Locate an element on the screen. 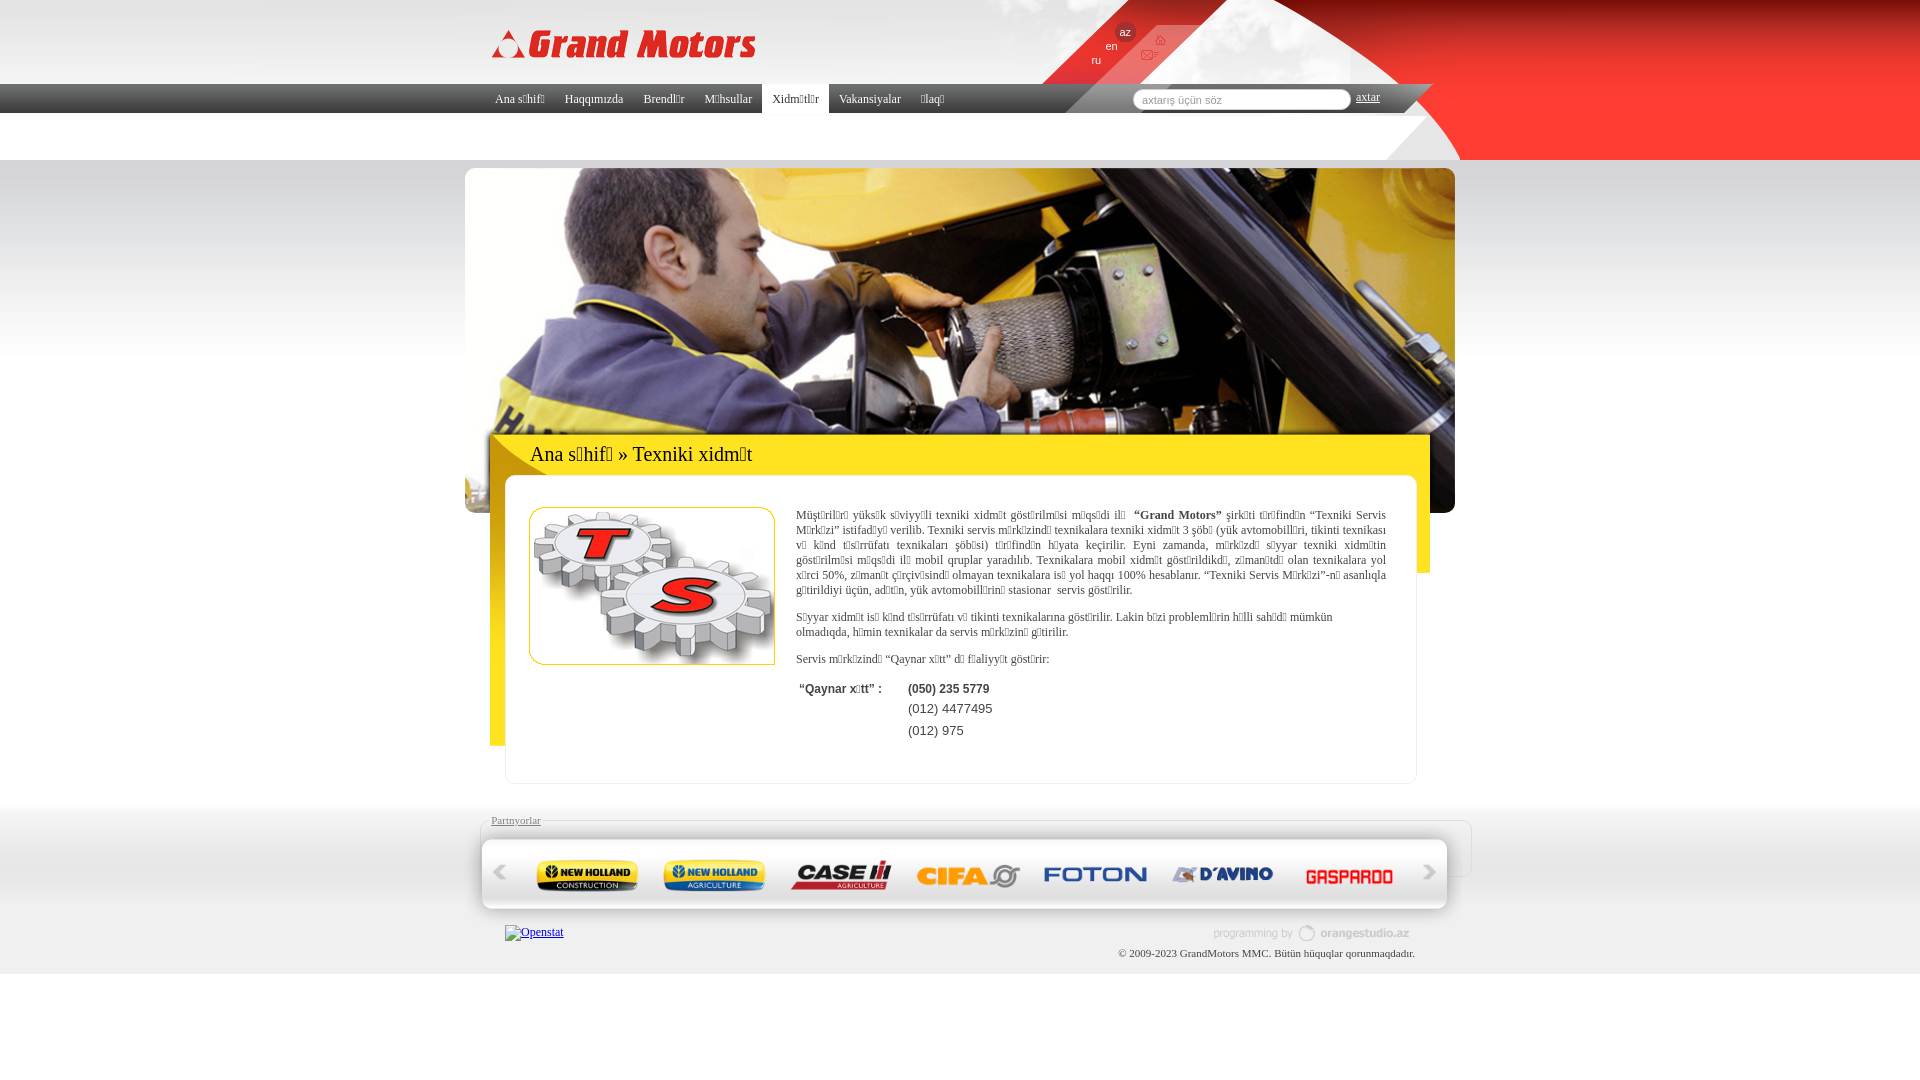 The height and width of the screenshot is (1080, 1920). 'en' is located at coordinates (1098, 45).